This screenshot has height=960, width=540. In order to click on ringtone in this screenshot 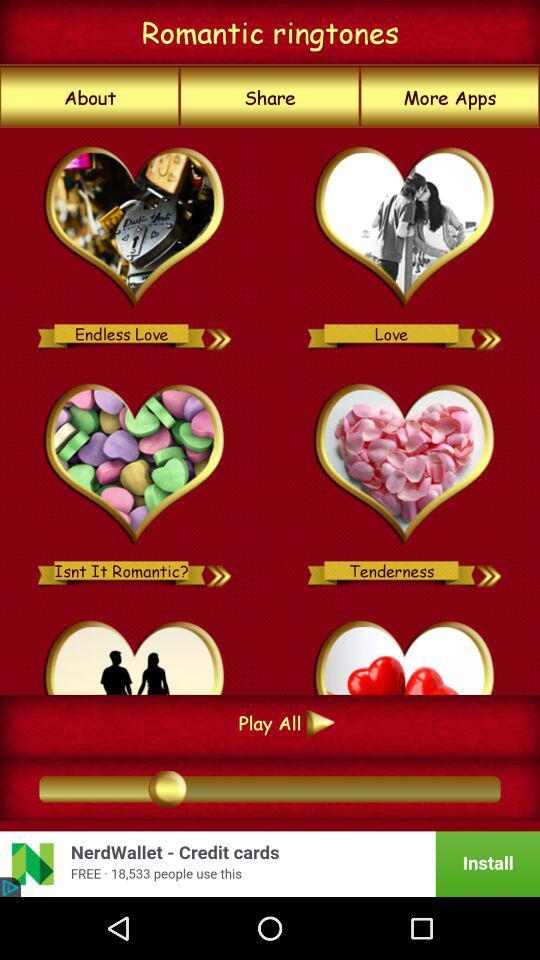, I will do `click(135, 465)`.